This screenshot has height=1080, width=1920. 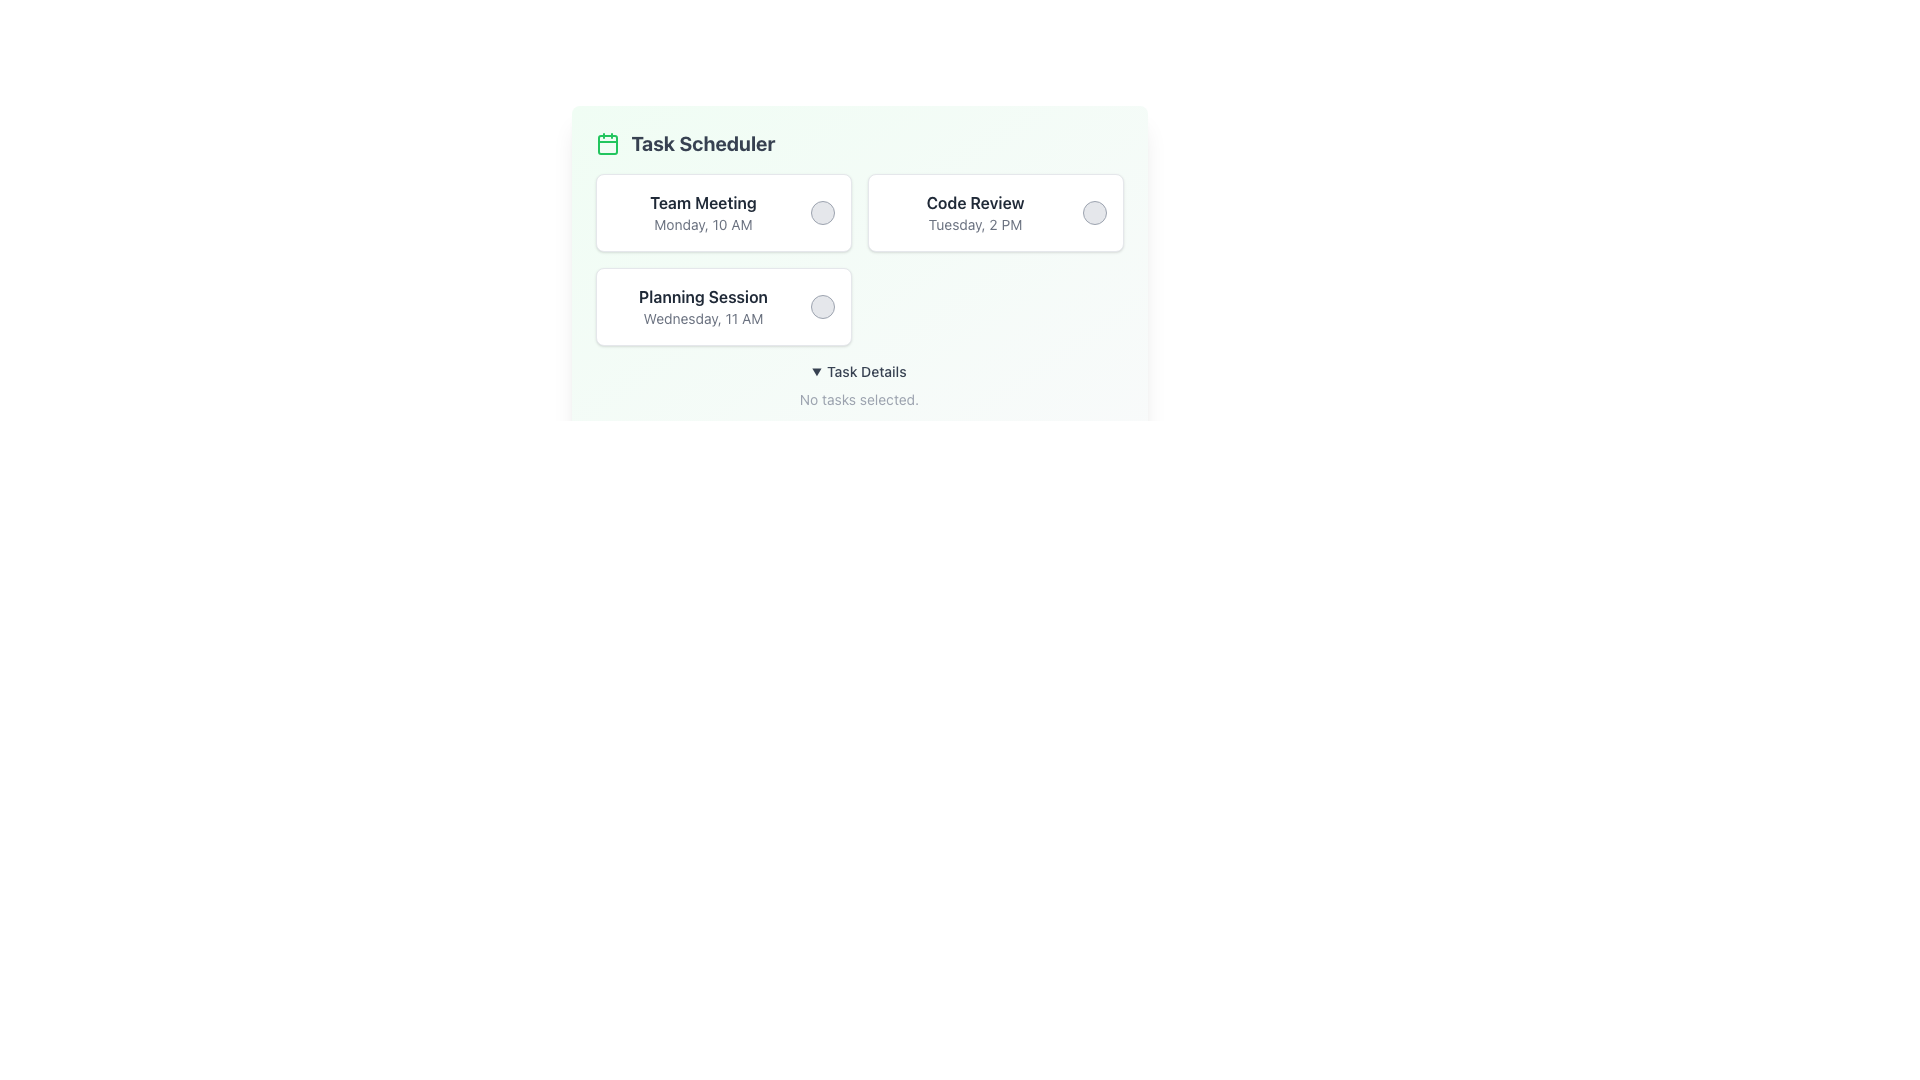 What do you see at coordinates (703, 307) in the screenshot?
I see `the non-interactive Text Display element that shows the scheduled event title and time, positioned below 'Team Meeting, Monday 10 AM' and above 'Task Details'` at bounding box center [703, 307].